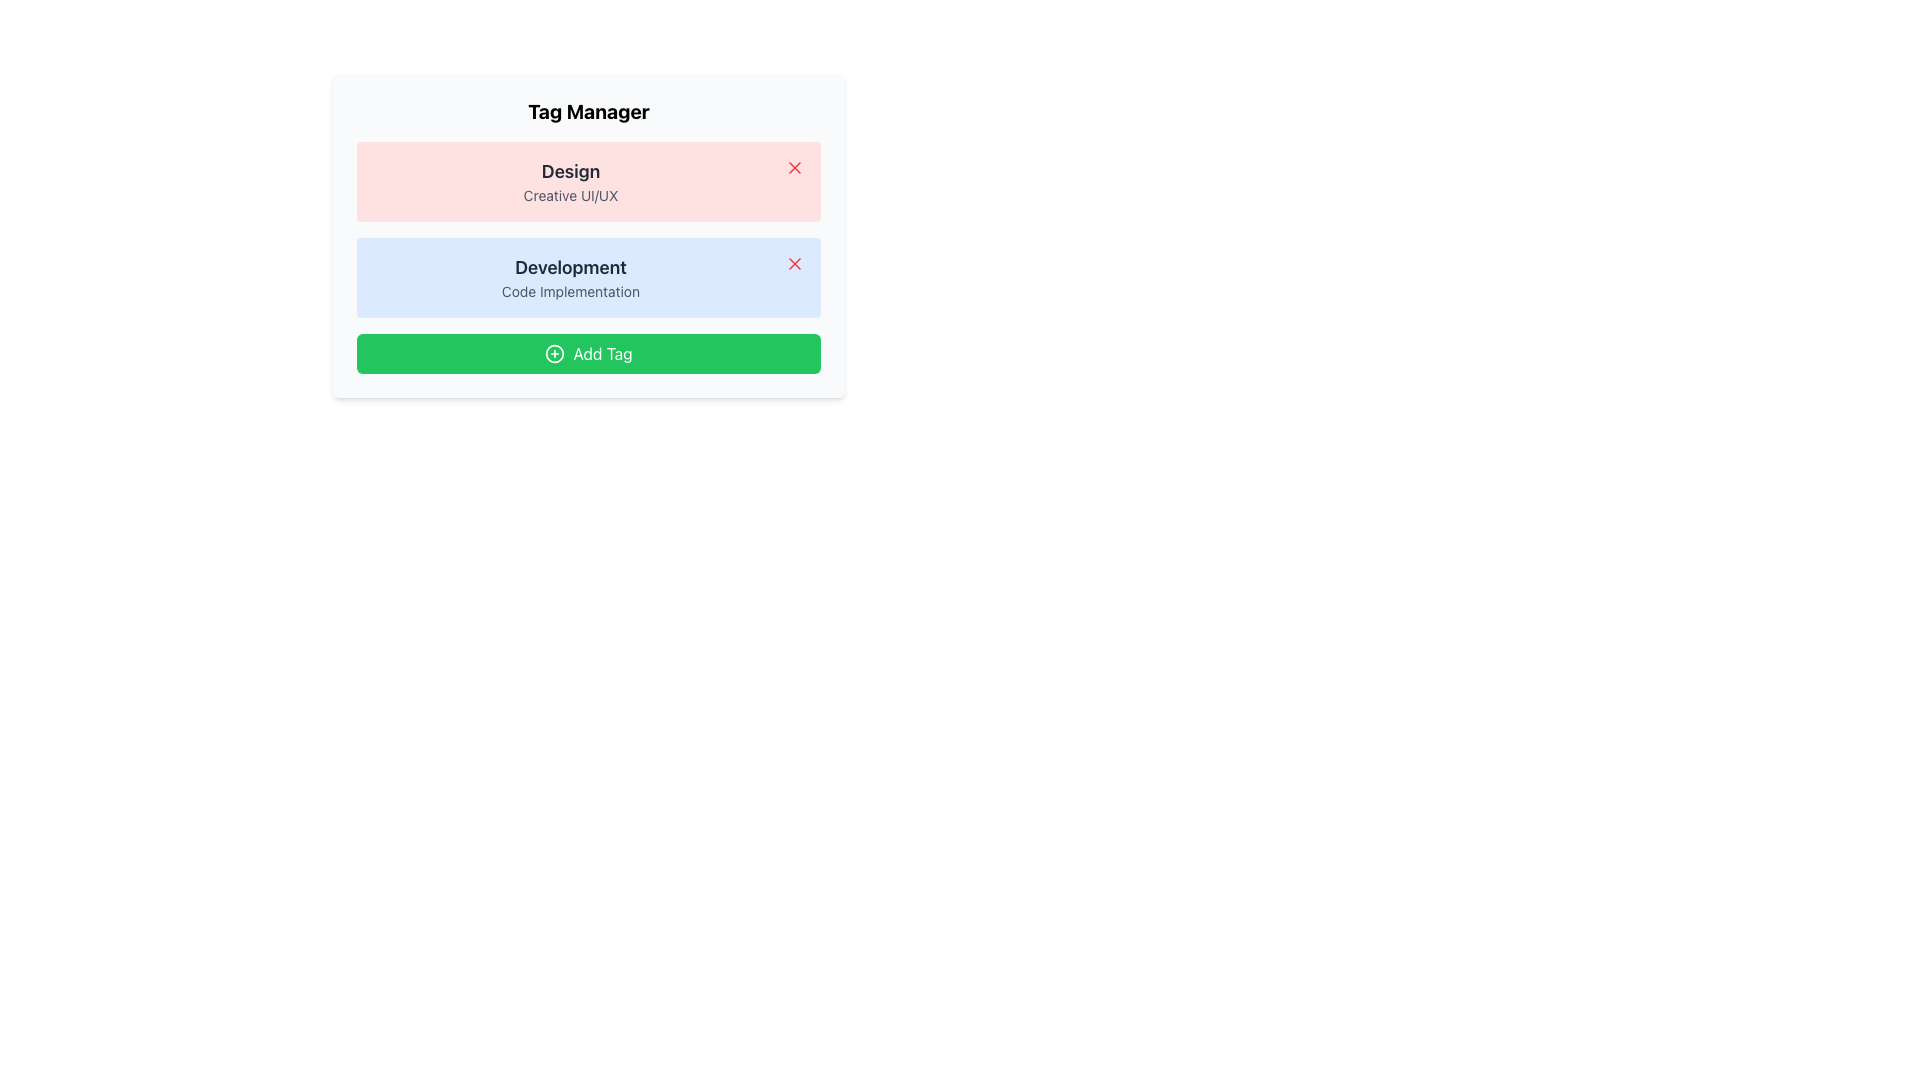 The image size is (1920, 1080). What do you see at coordinates (794, 262) in the screenshot?
I see `the red 'X' button in the upper-right corner of the blue box labeled 'Development'` at bounding box center [794, 262].